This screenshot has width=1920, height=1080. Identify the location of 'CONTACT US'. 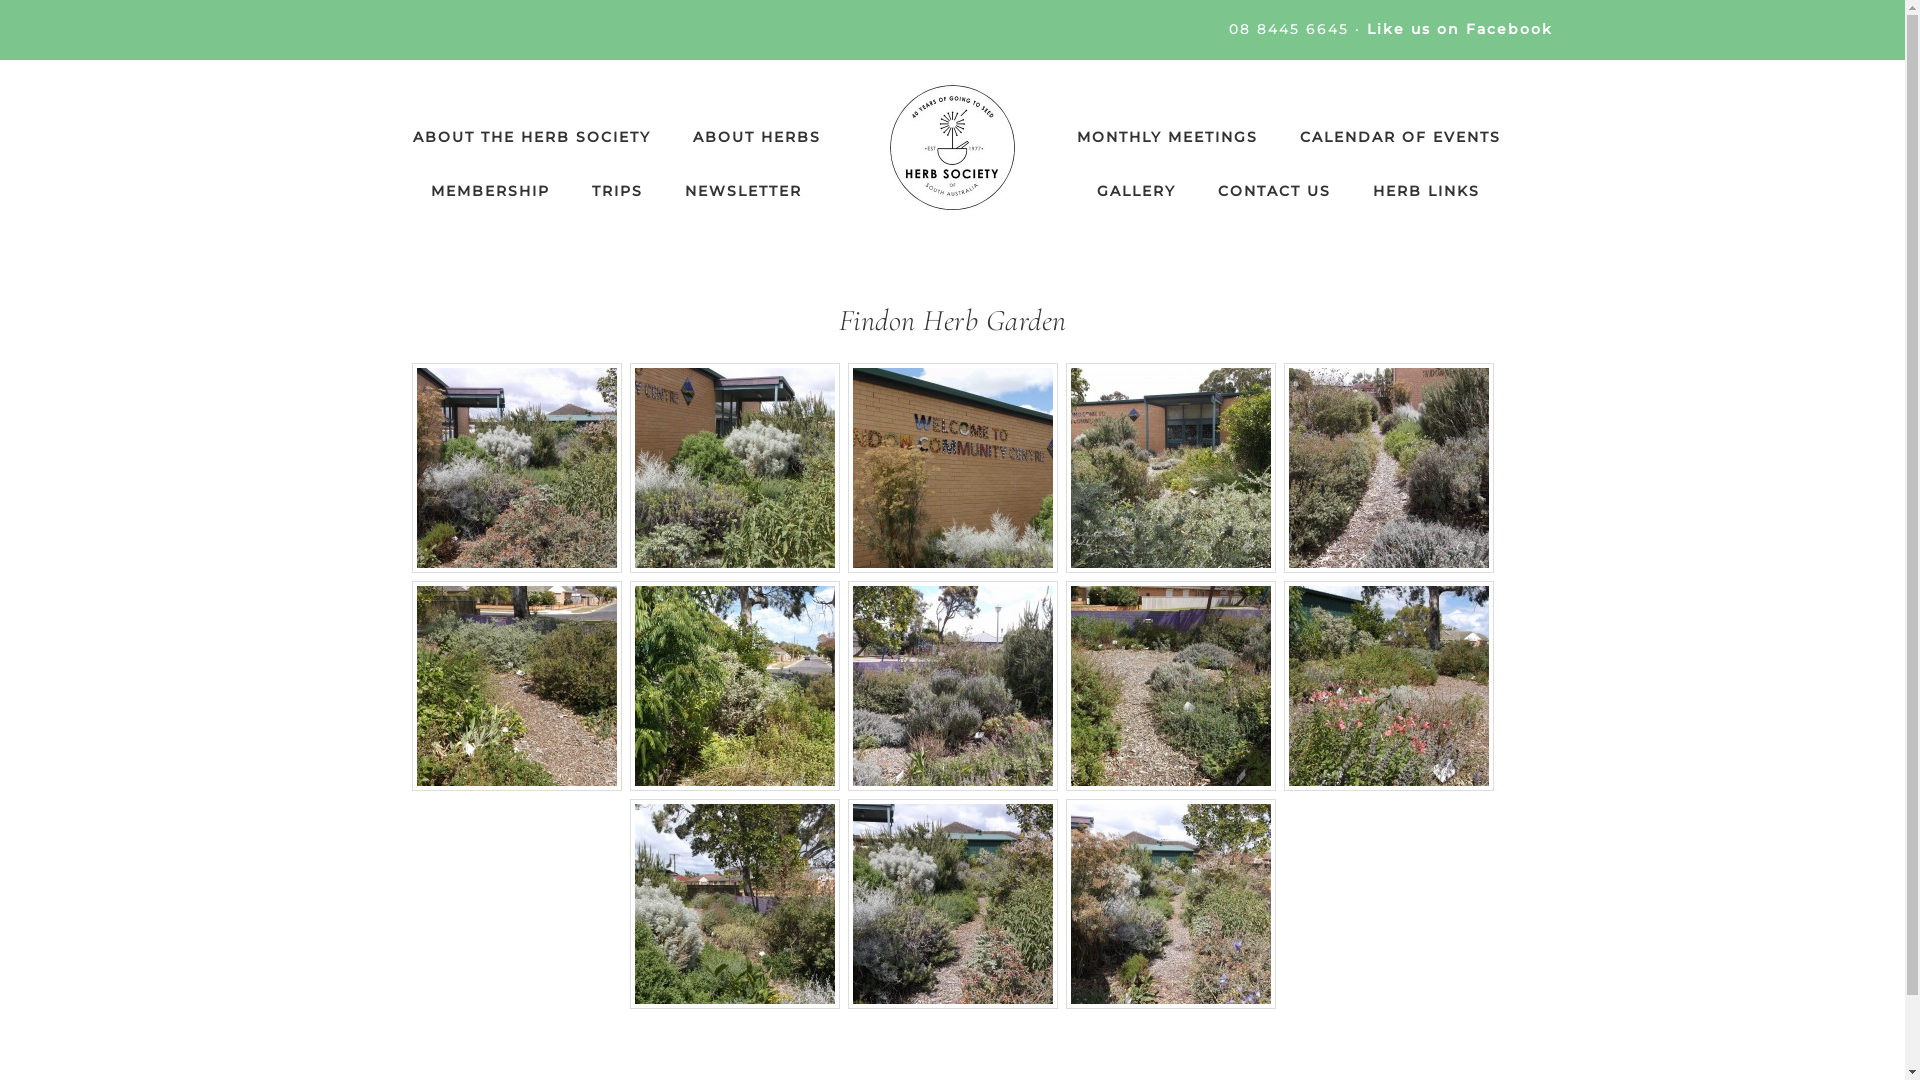
(1273, 191).